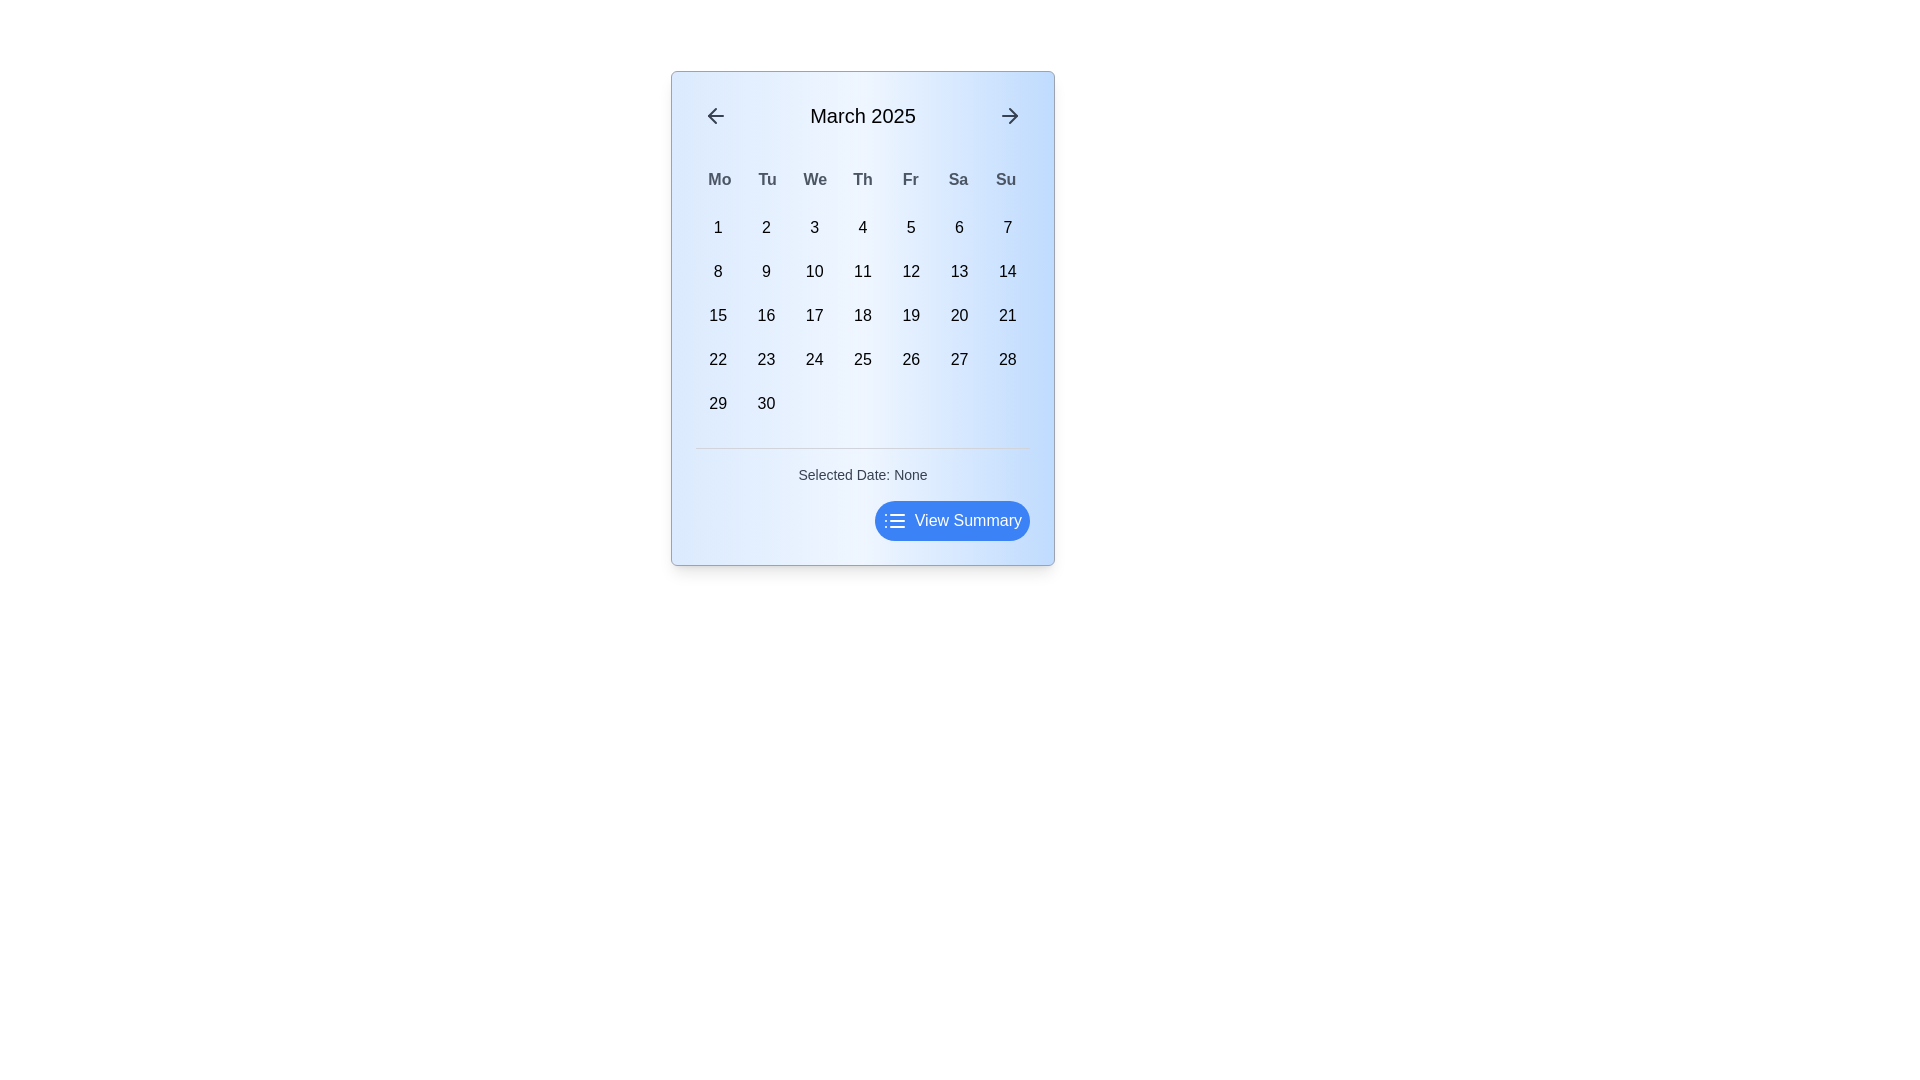 This screenshot has height=1080, width=1920. What do you see at coordinates (814, 315) in the screenshot?
I see `the active button with the text '17' centered inside, located in the third column of the third row of the calendar grid` at bounding box center [814, 315].